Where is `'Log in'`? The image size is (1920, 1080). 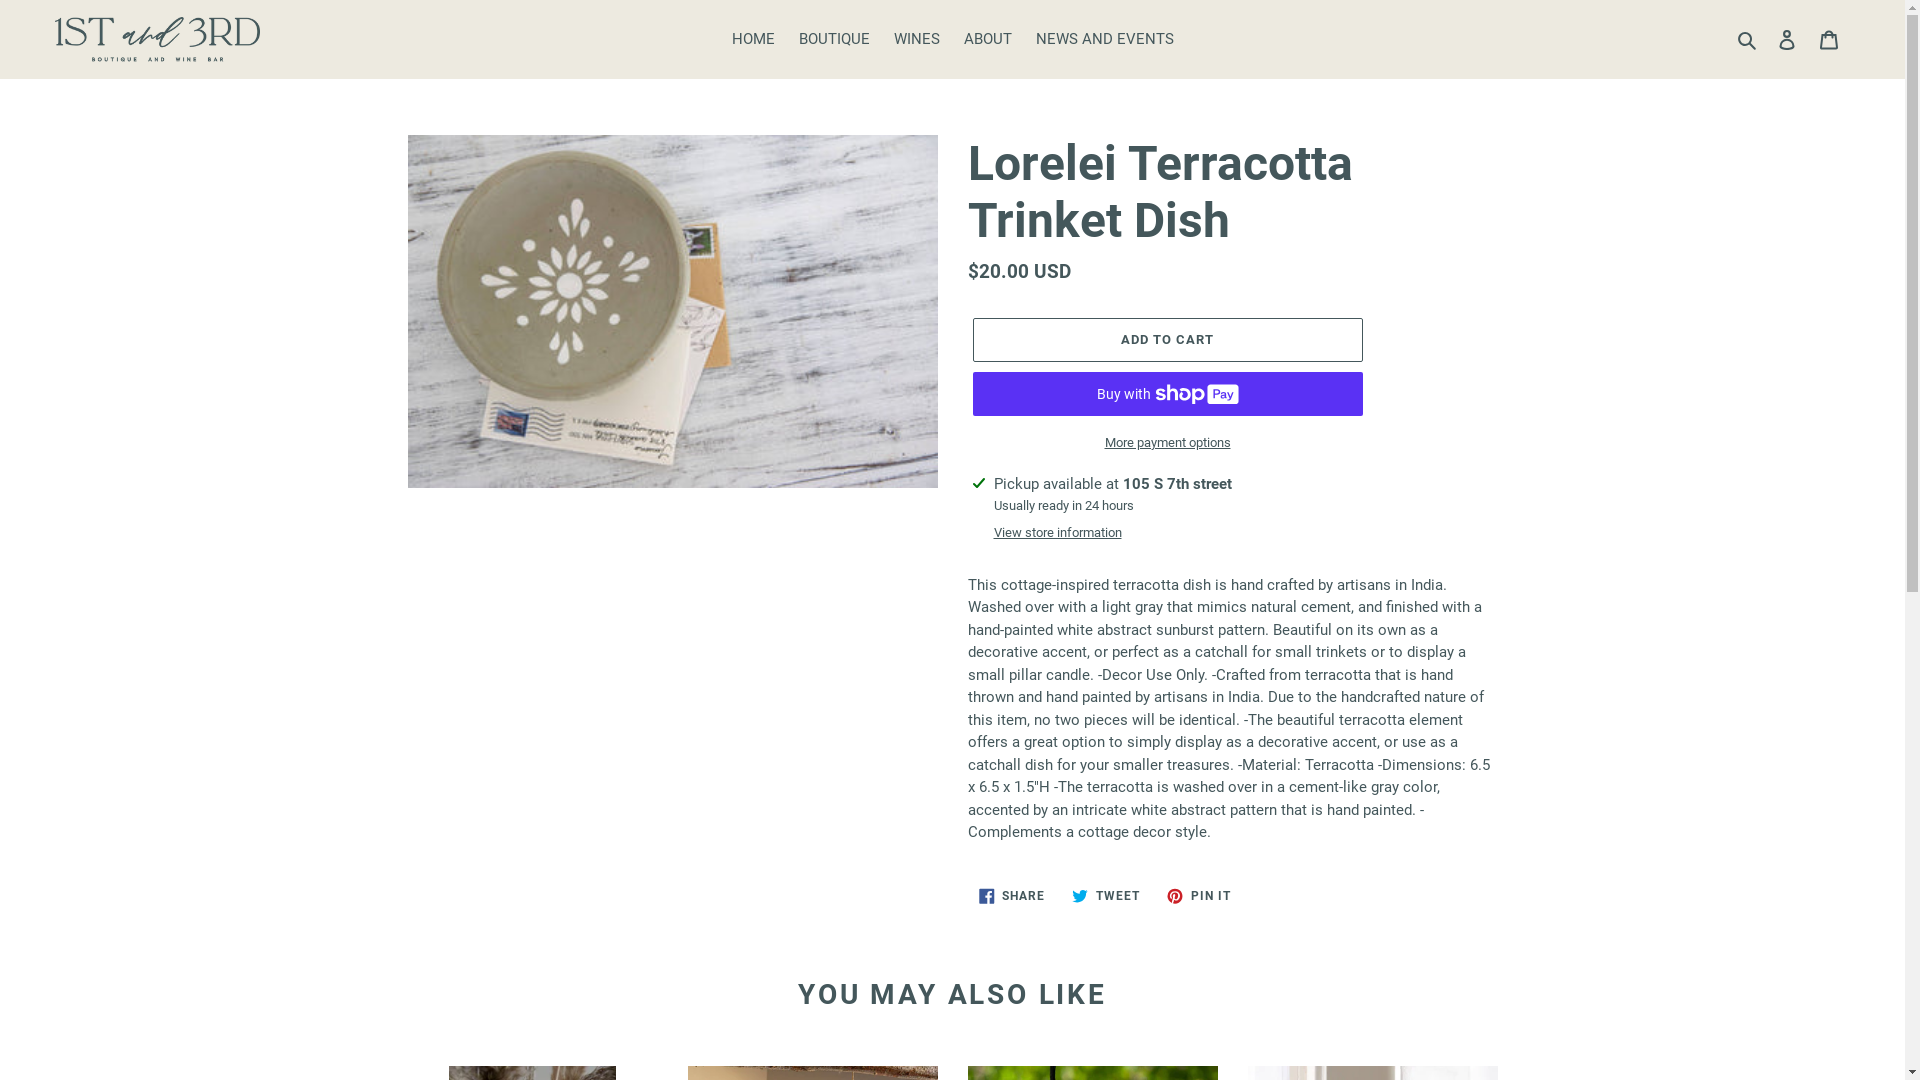
'Log in' is located at coordinates (1786, 39).